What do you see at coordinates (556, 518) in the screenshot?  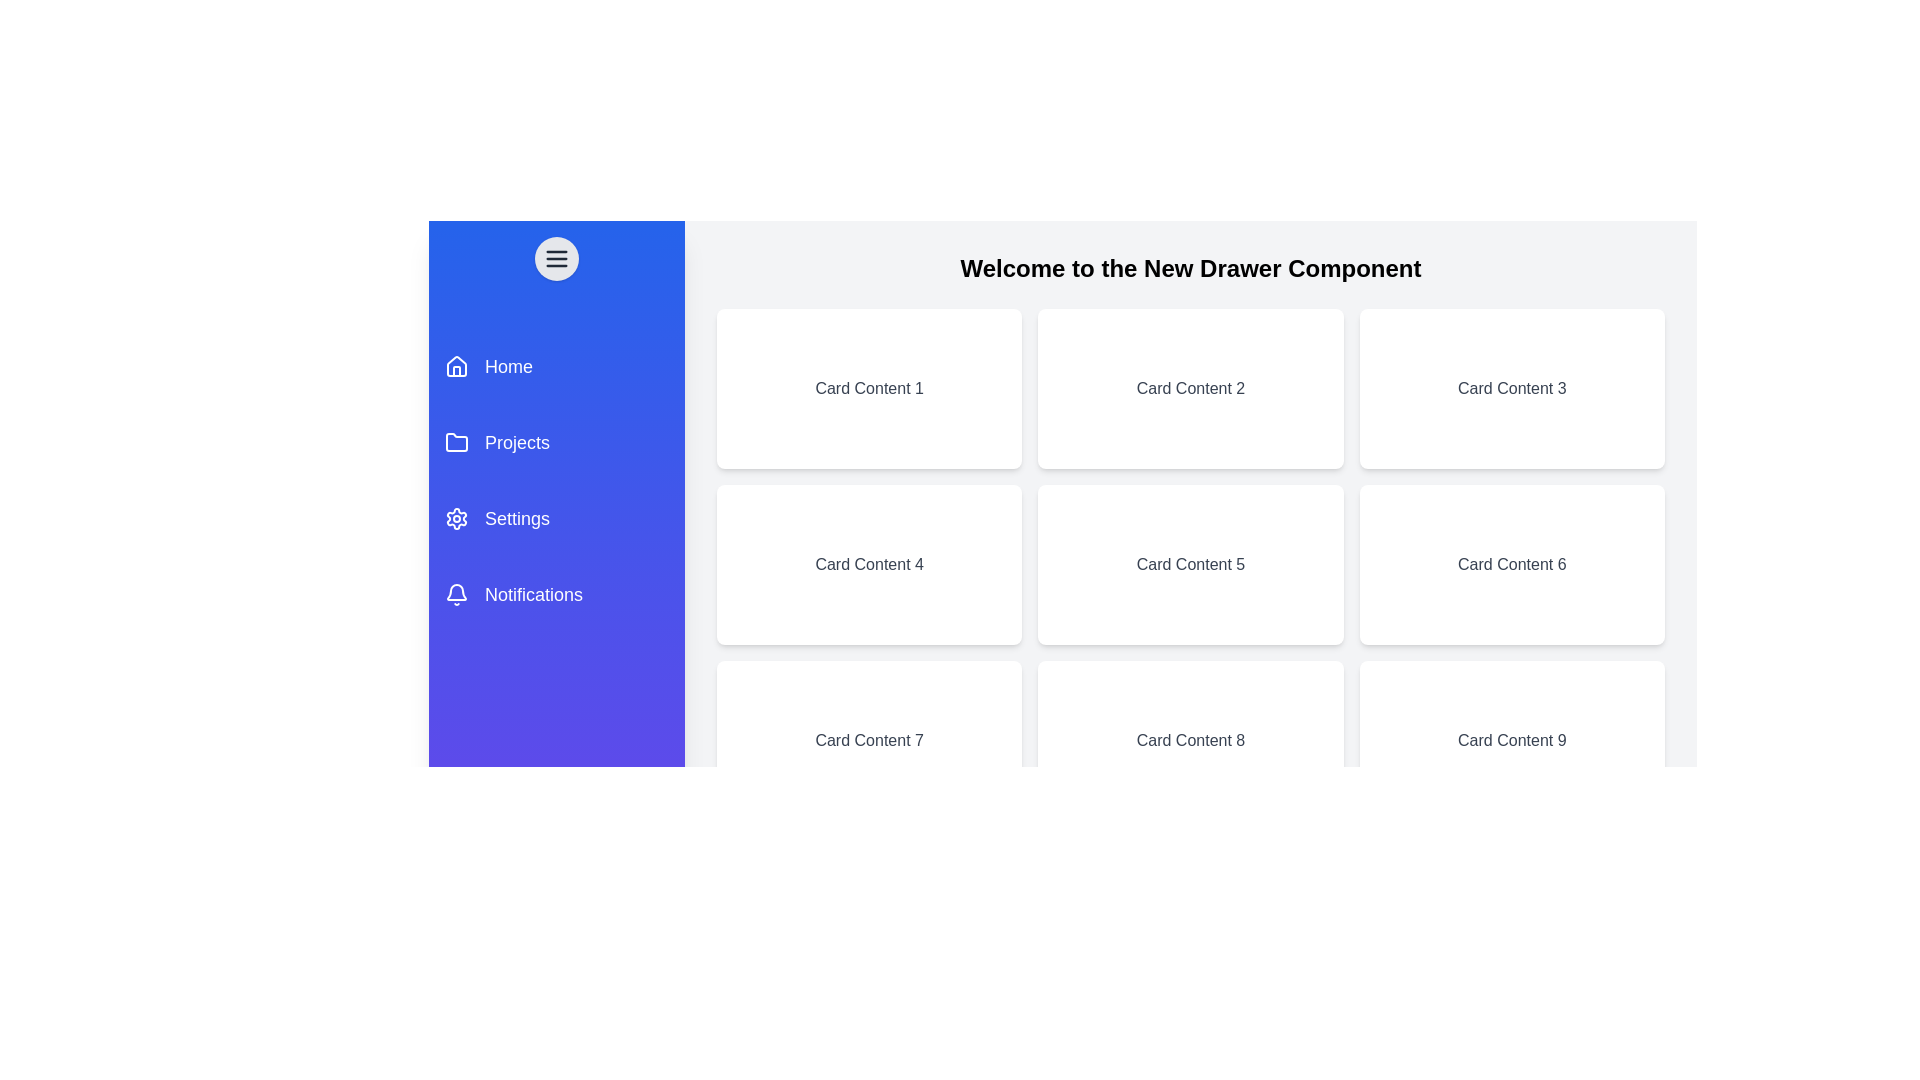 I see `the menu item Settings in the drawer` at bounding box center [556, 518].